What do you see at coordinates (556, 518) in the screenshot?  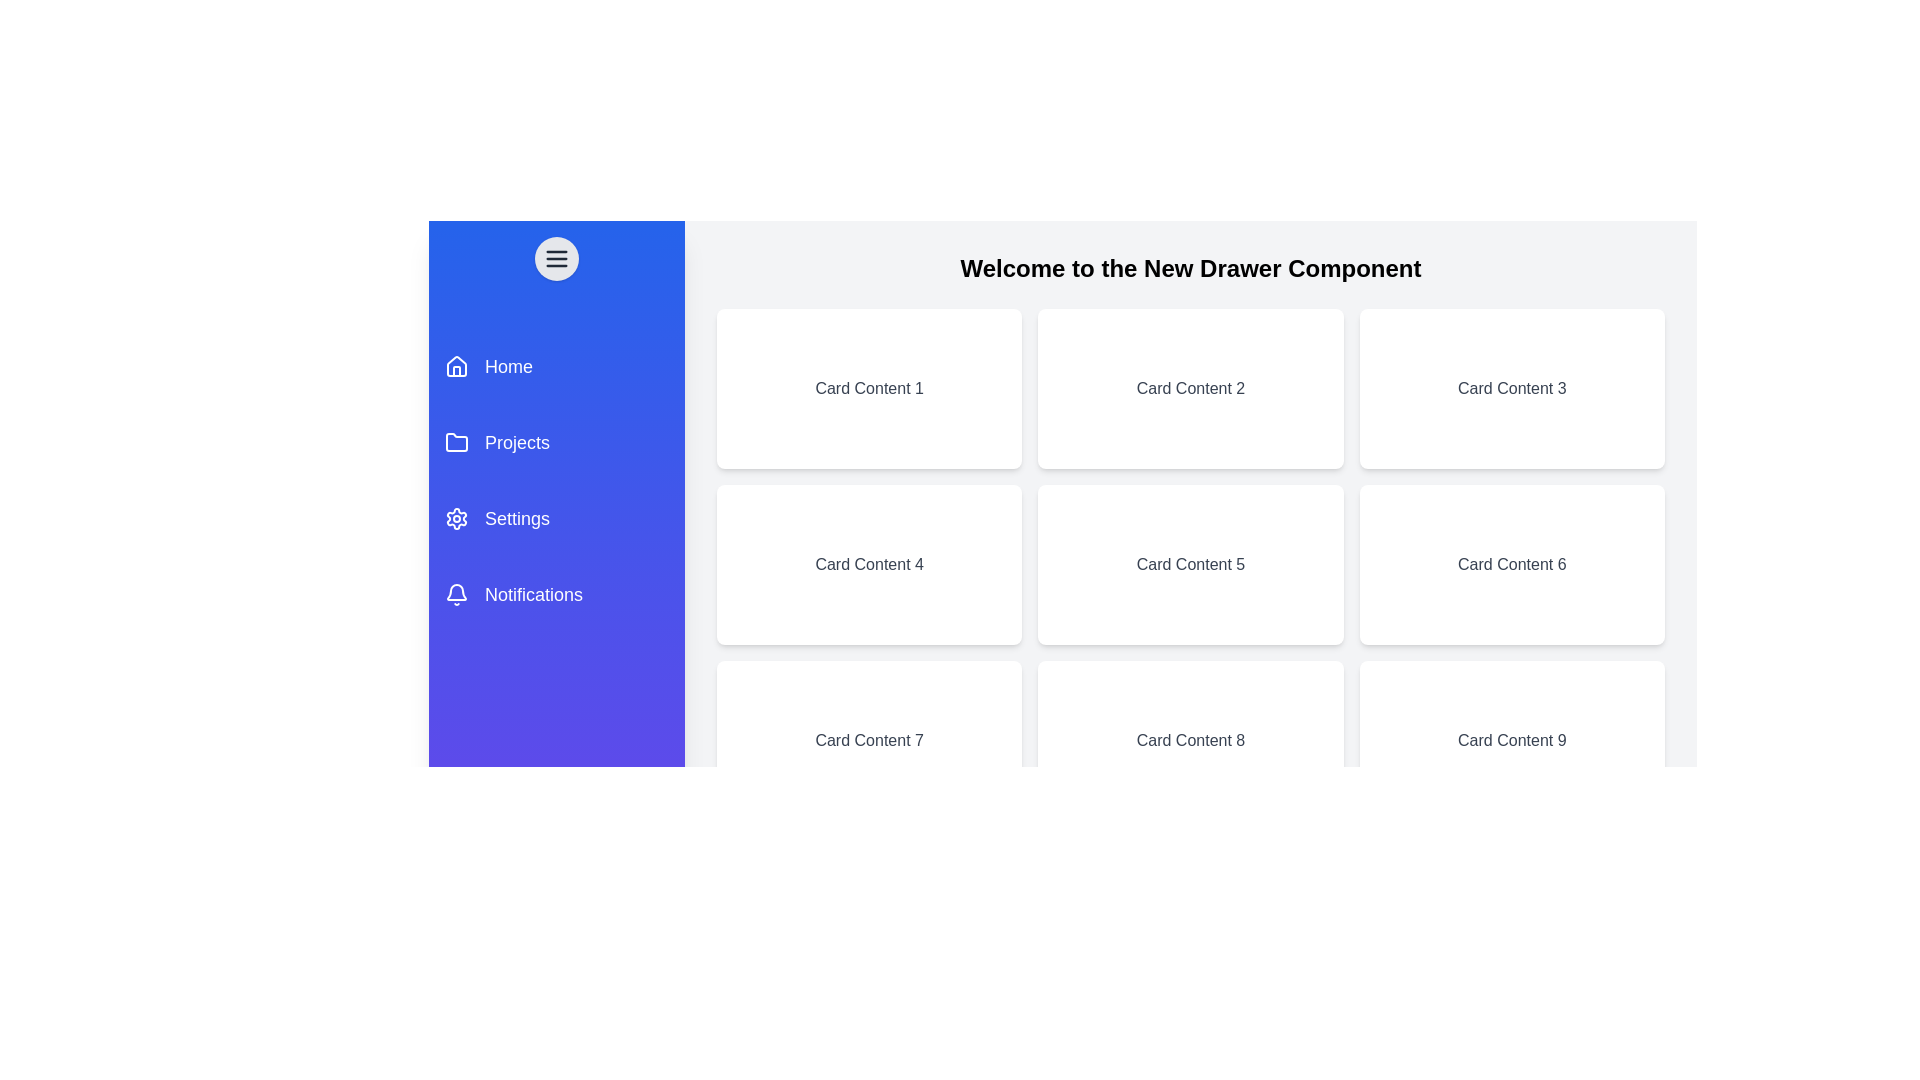 I see `the menu item Settings in the drawer` at bounding box center [556, 518].